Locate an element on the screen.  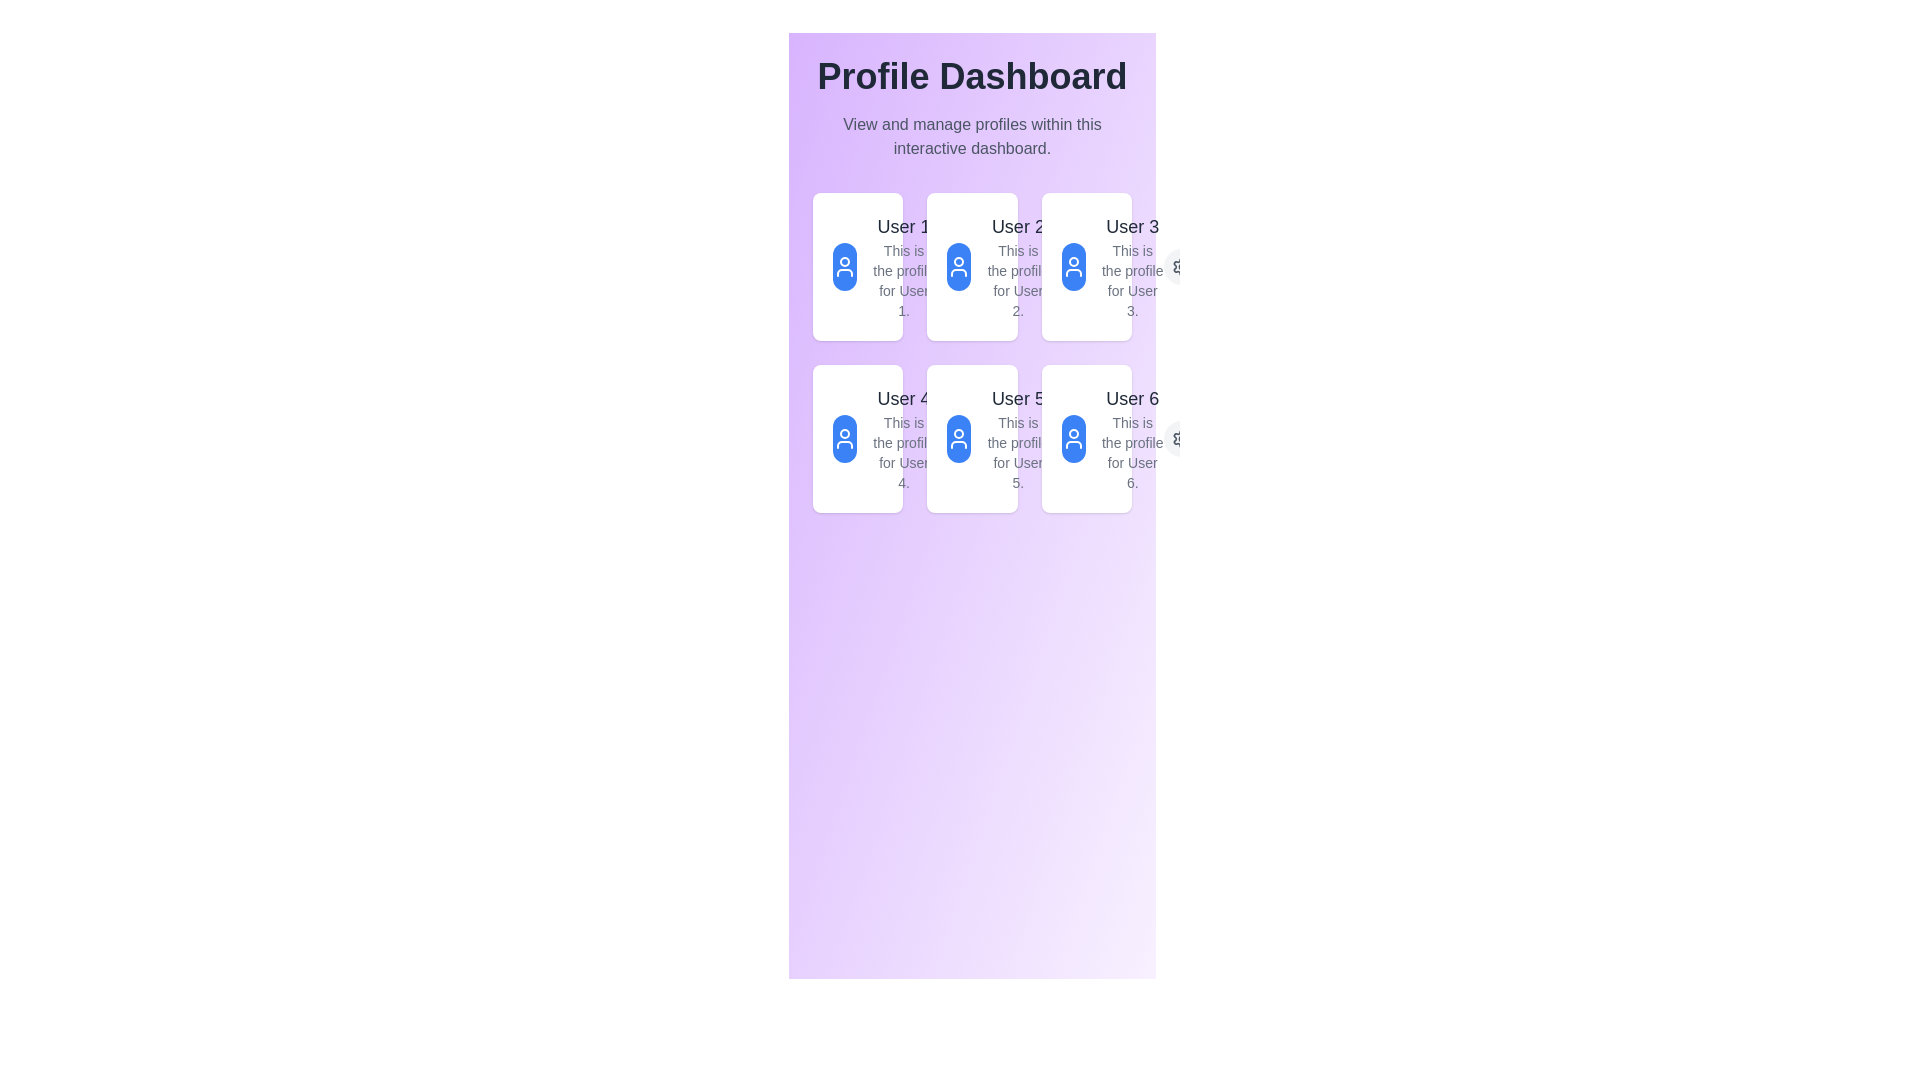
the text label at the top of the user profile card for 'User 2' in the second column of the first row of the grid layout is located at coordinates (1018, 226).